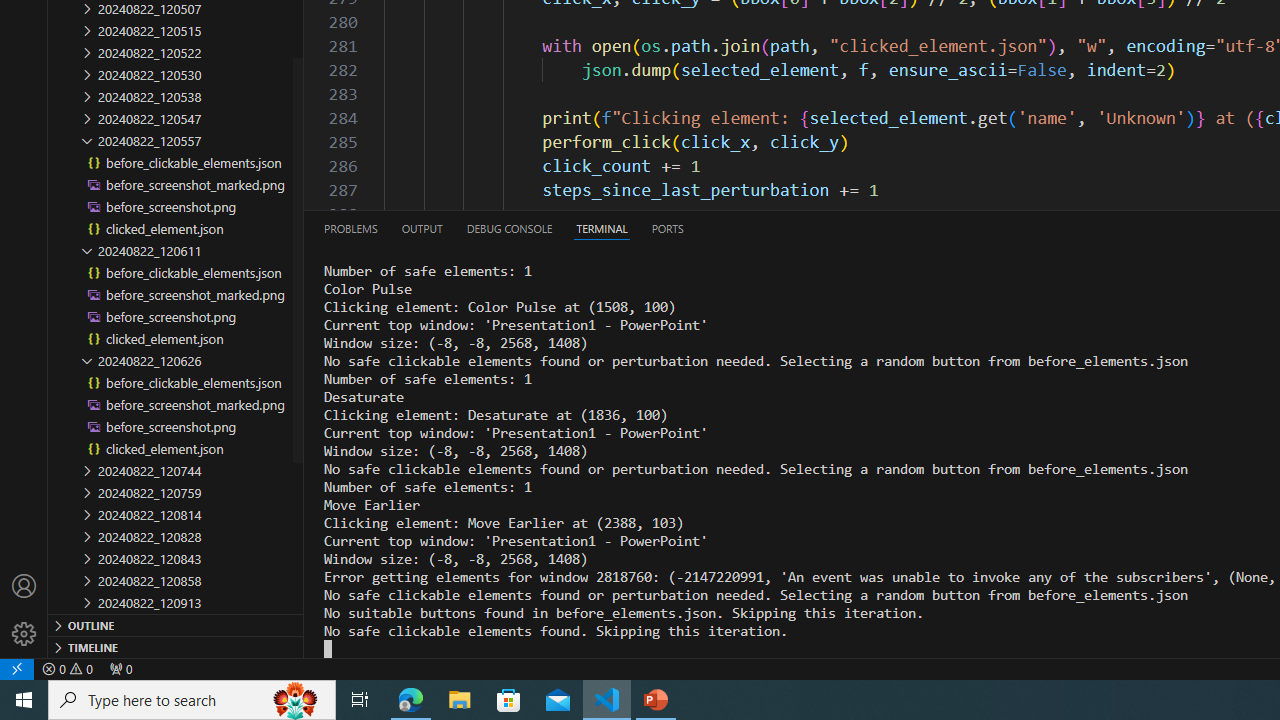 This screenshot has height=720, width=1280. Describe the element at coordinates (176, 623) in the screenshot. I see `'Outline Section'` at that location.